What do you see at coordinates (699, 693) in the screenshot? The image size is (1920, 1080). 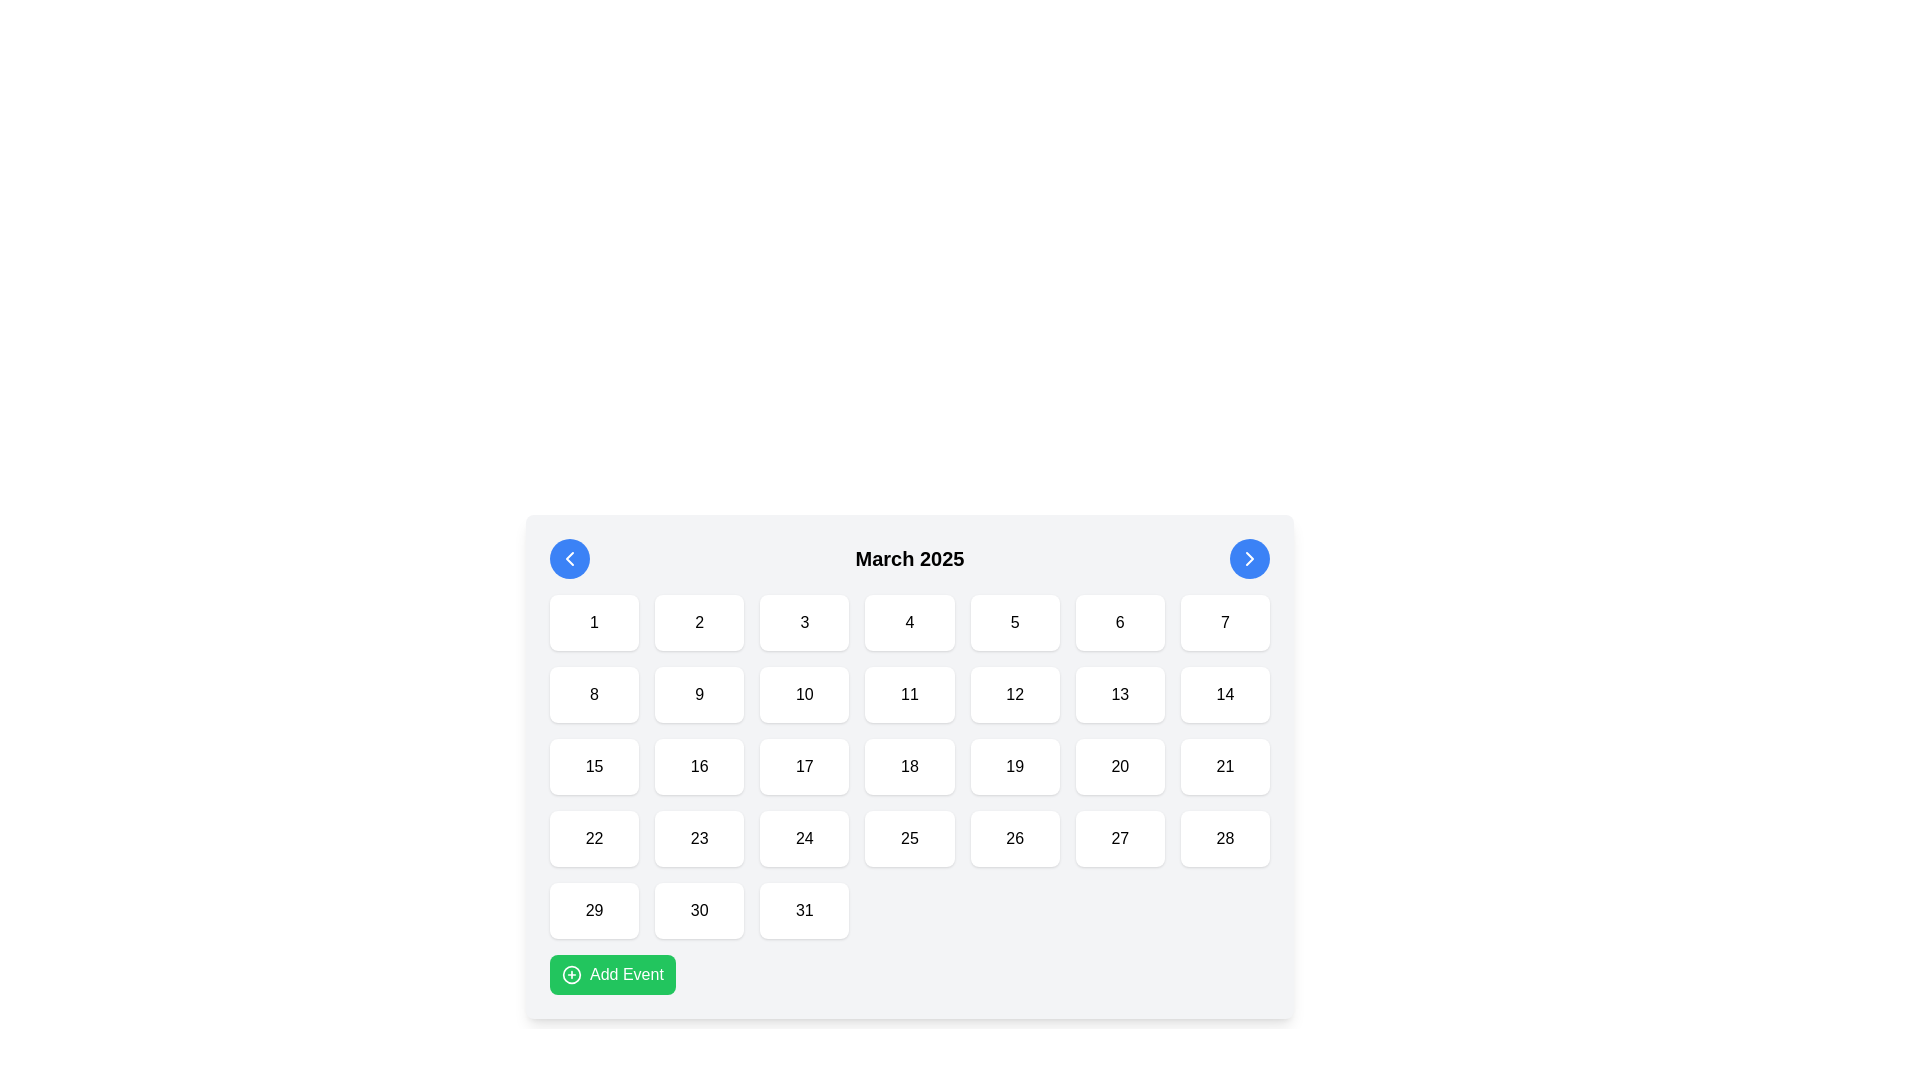 I see `the button representing the 9th day of the month in the calendar grid` at bounding box center [699, 693].